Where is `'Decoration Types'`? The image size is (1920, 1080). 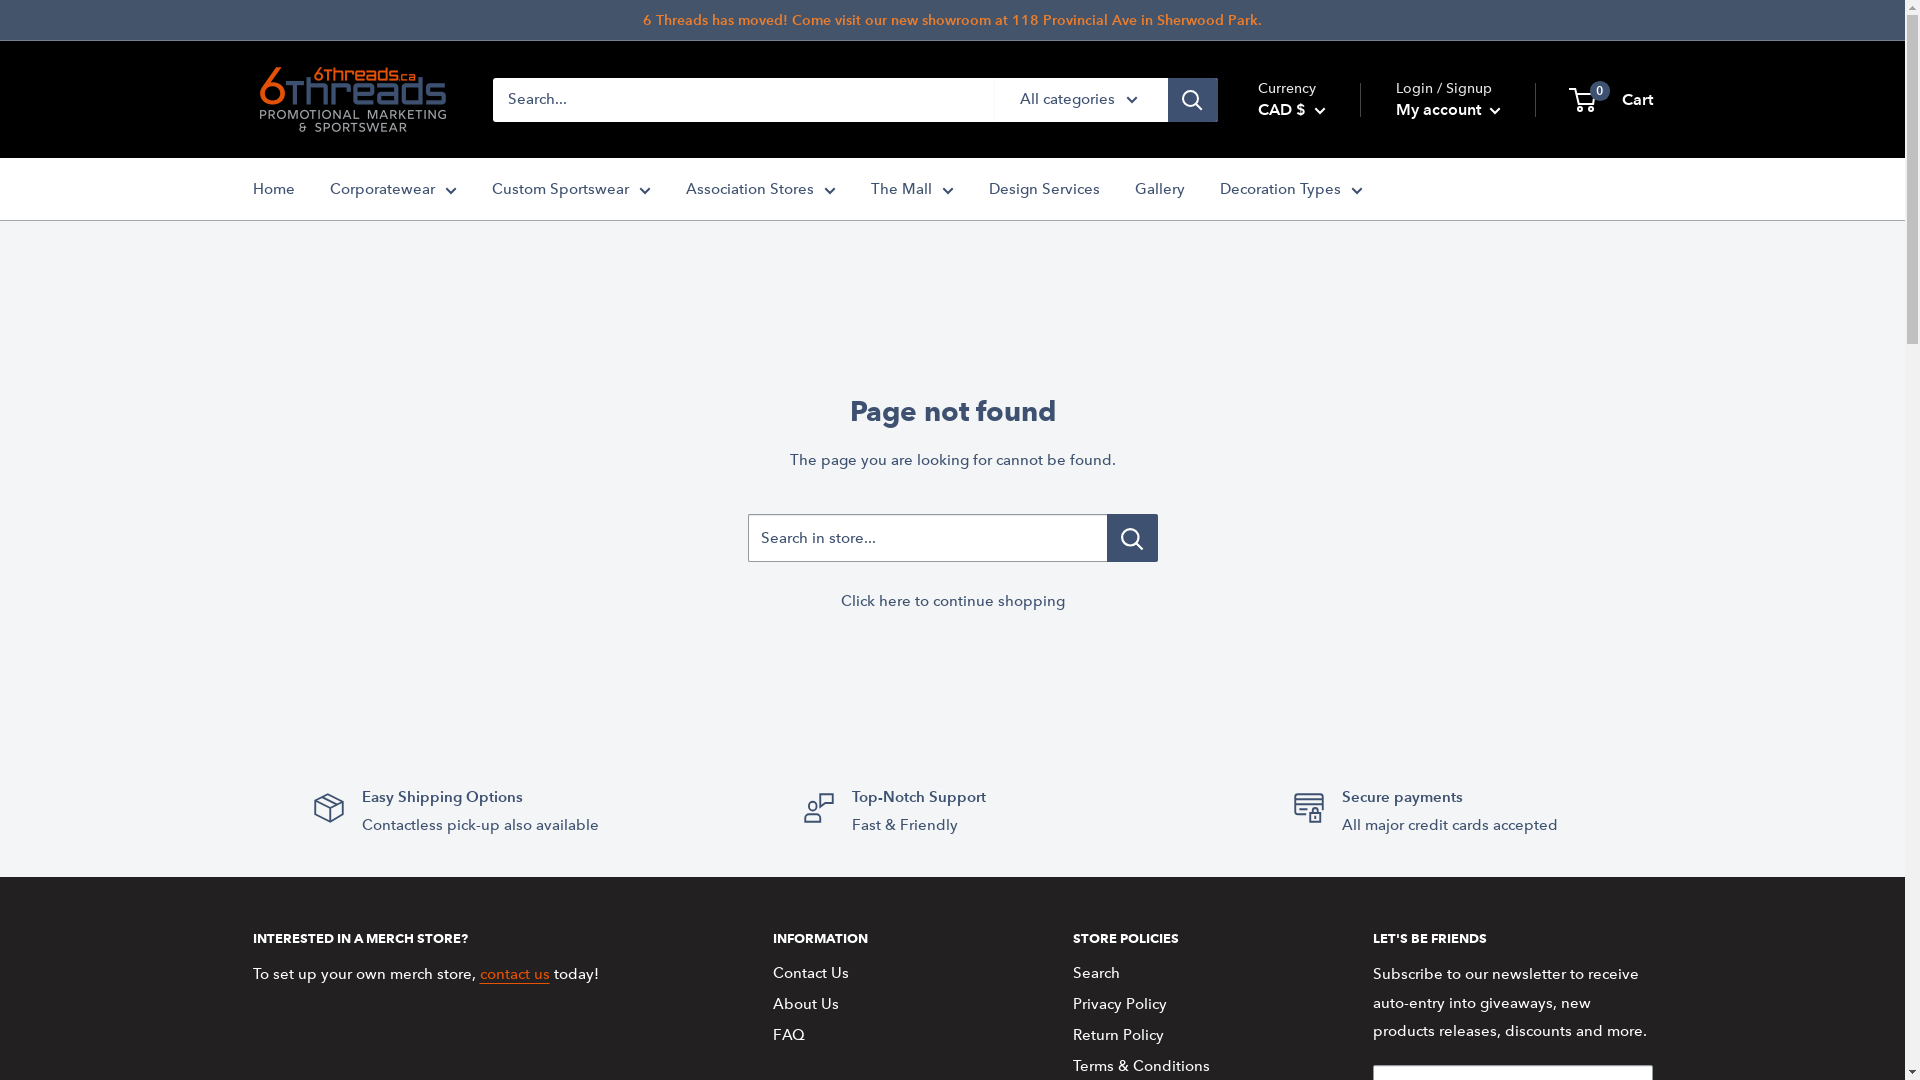 'Decoration Types' is located at coordinates (1291, 189).